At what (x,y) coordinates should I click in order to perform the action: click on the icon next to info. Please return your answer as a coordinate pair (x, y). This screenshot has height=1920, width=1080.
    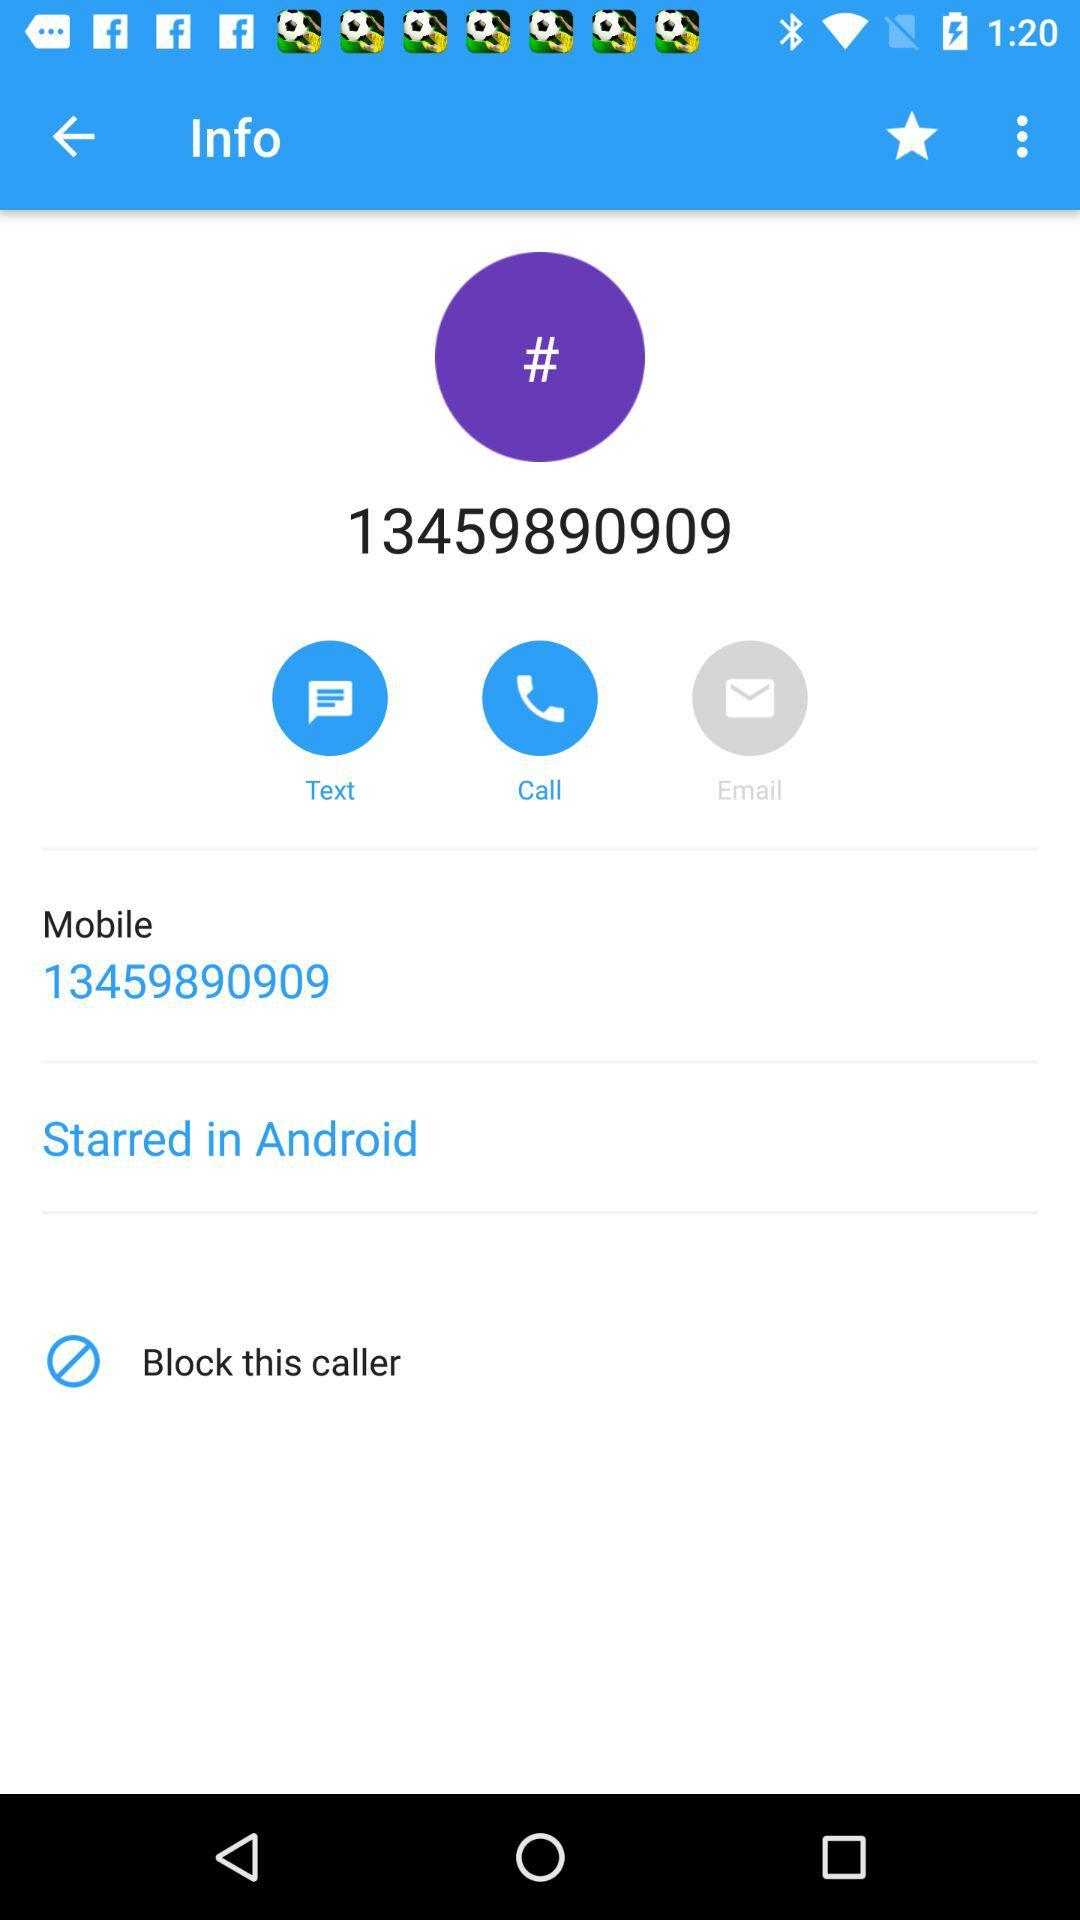
    Looking at the image, I should click on (72, 135).